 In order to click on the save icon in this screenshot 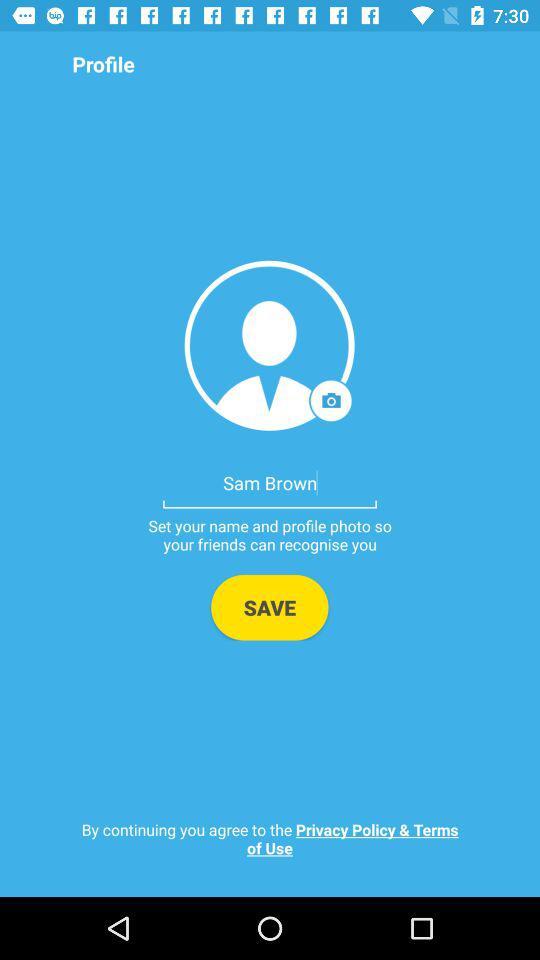, I will do `click(269, 606)`.